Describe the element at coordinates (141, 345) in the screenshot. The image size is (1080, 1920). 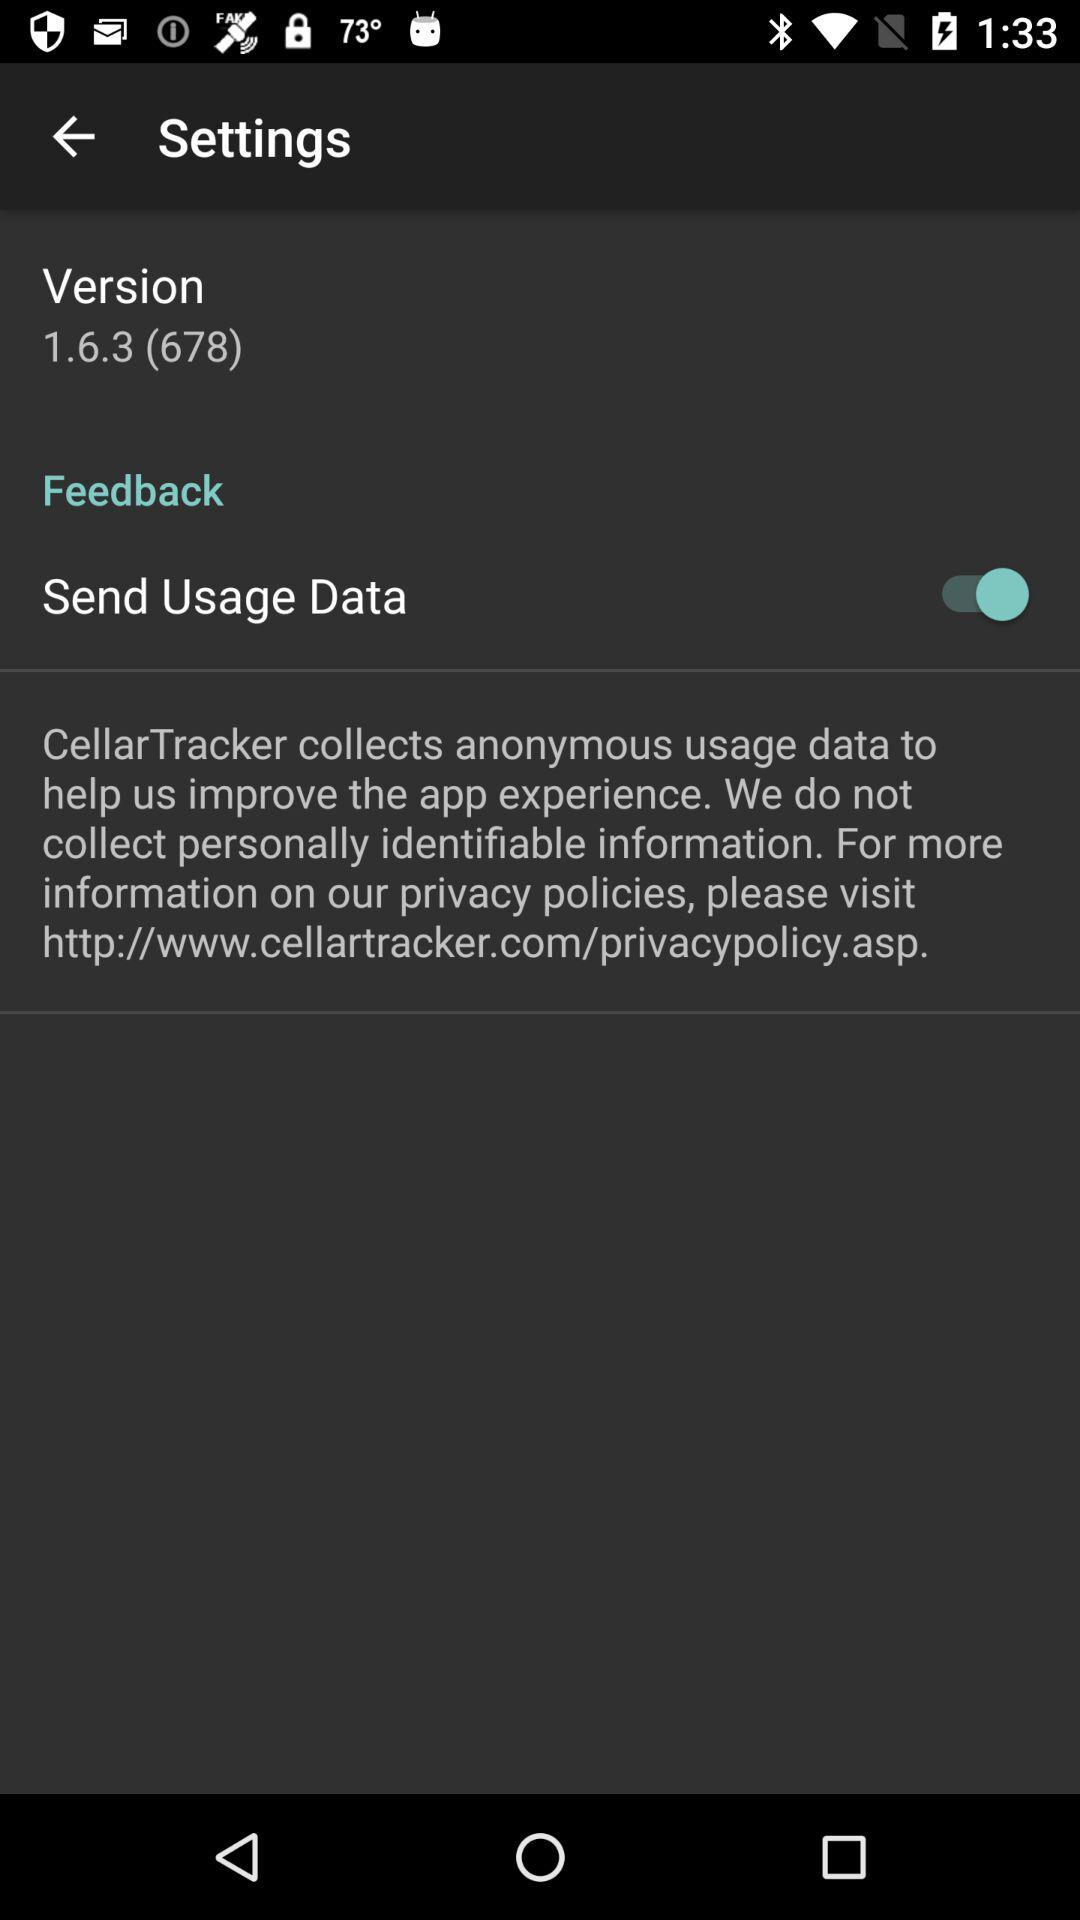
I see `1 6 3` at that location.